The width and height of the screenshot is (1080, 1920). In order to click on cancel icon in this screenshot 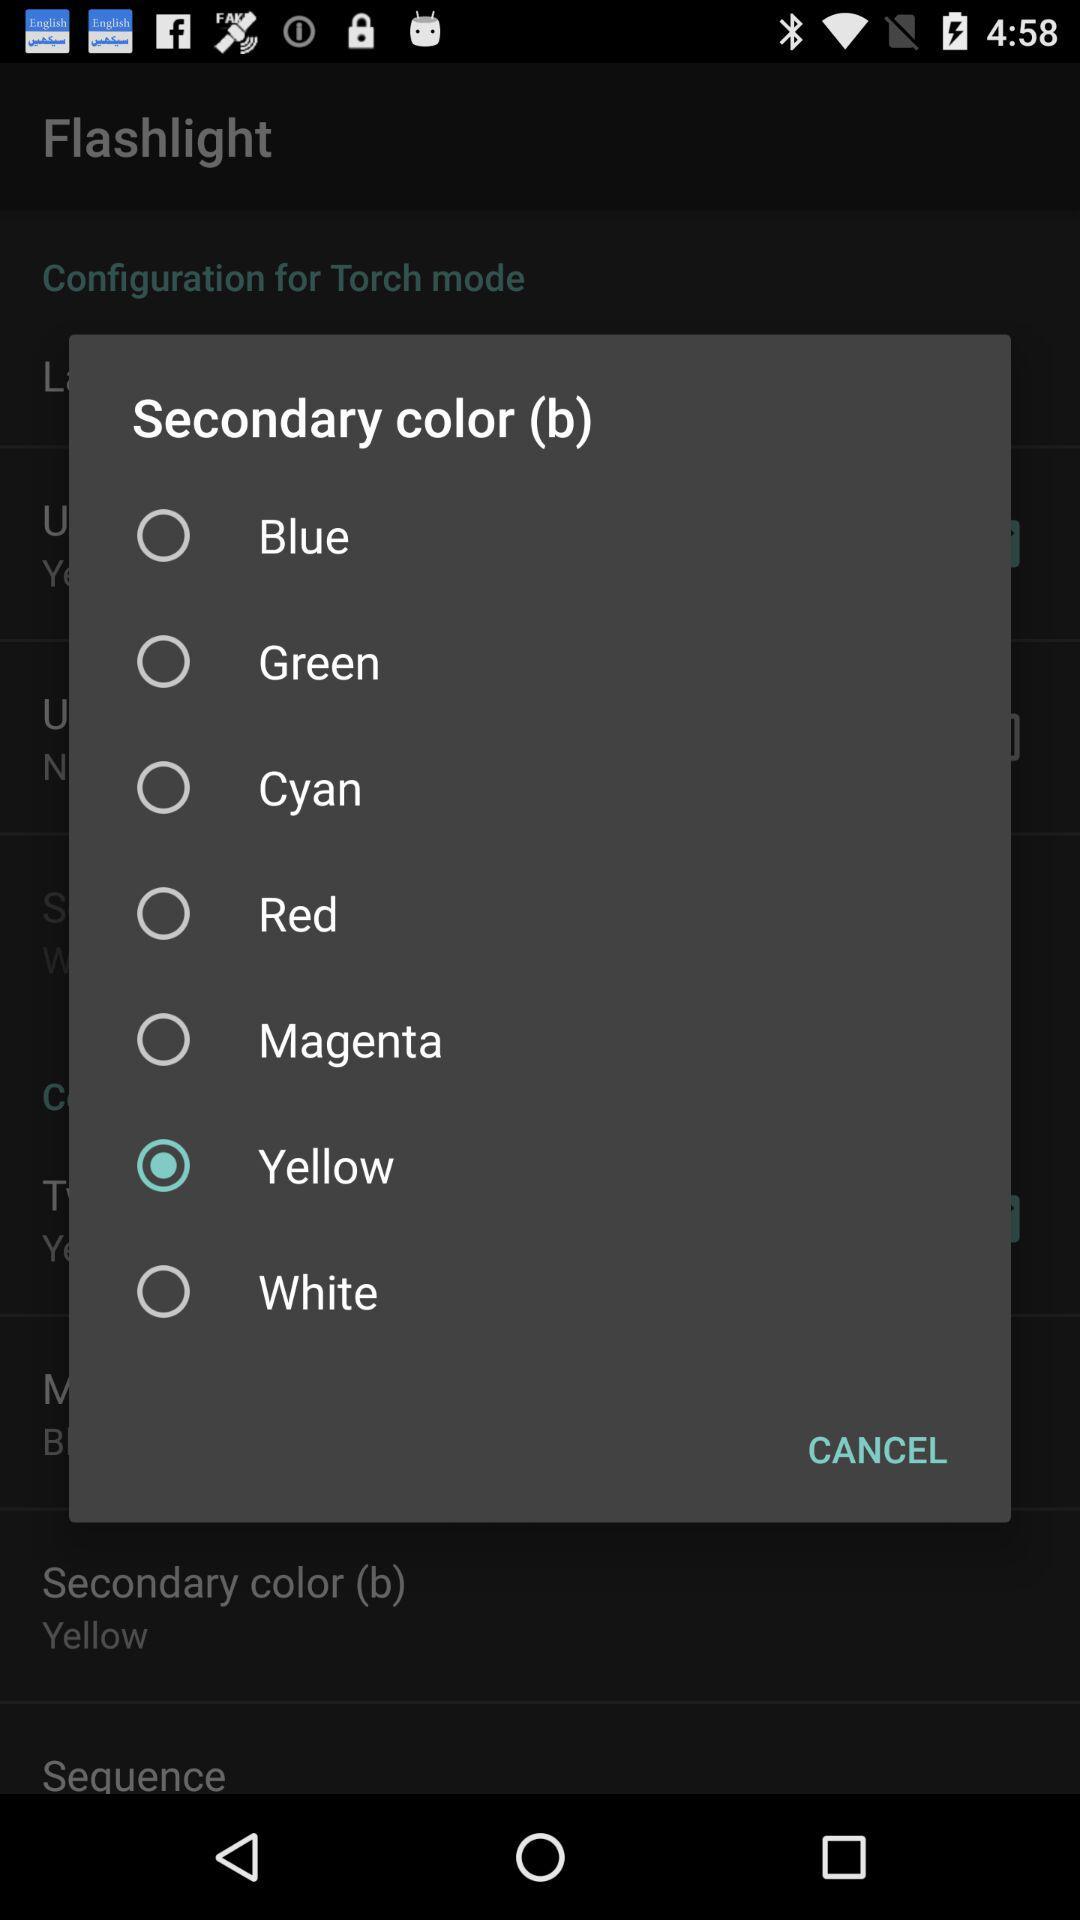, I will do `click(876, 1449)`.